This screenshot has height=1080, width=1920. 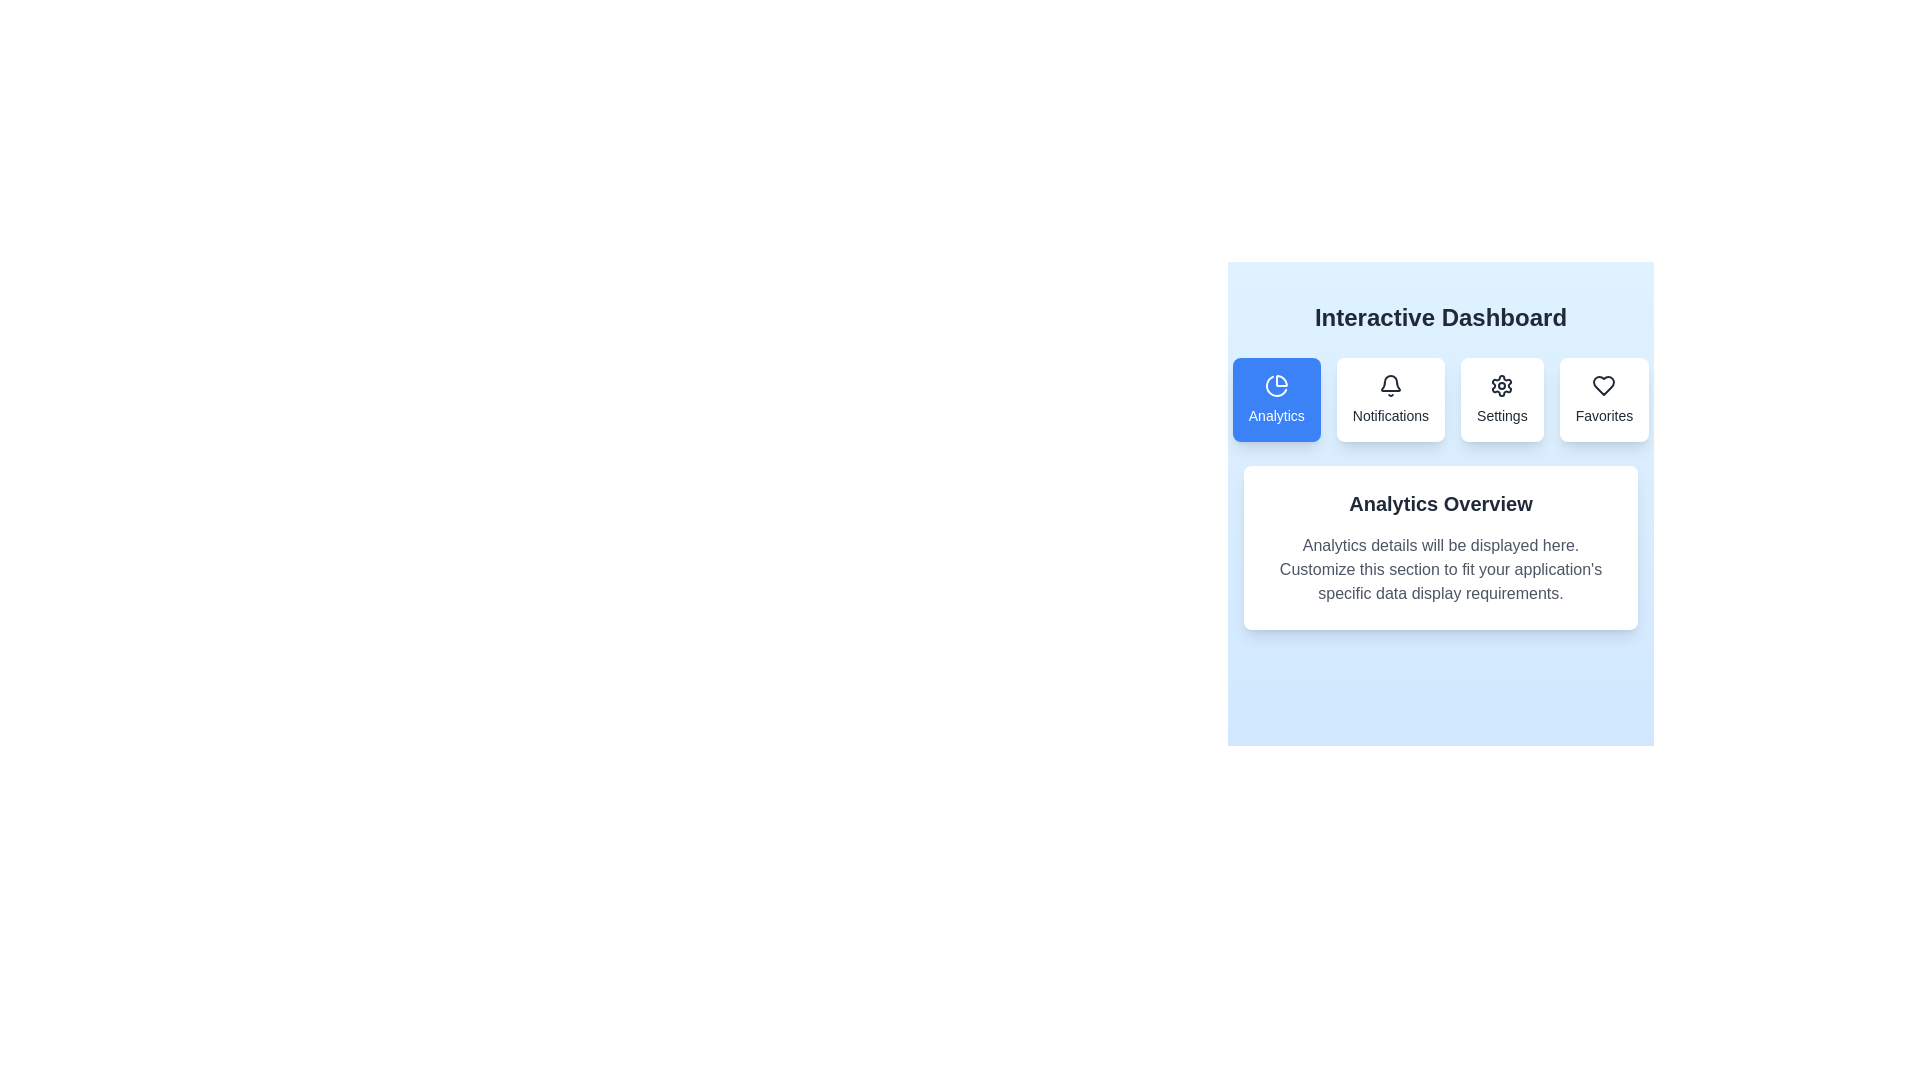 What do you see at coordinates (1604, 385) in the screenshot?
I see `the heart shape element within the 'Favorites' icon located in the top-right corner of the 'Interactive Dashboard'` at bounding box center [1604, 385].